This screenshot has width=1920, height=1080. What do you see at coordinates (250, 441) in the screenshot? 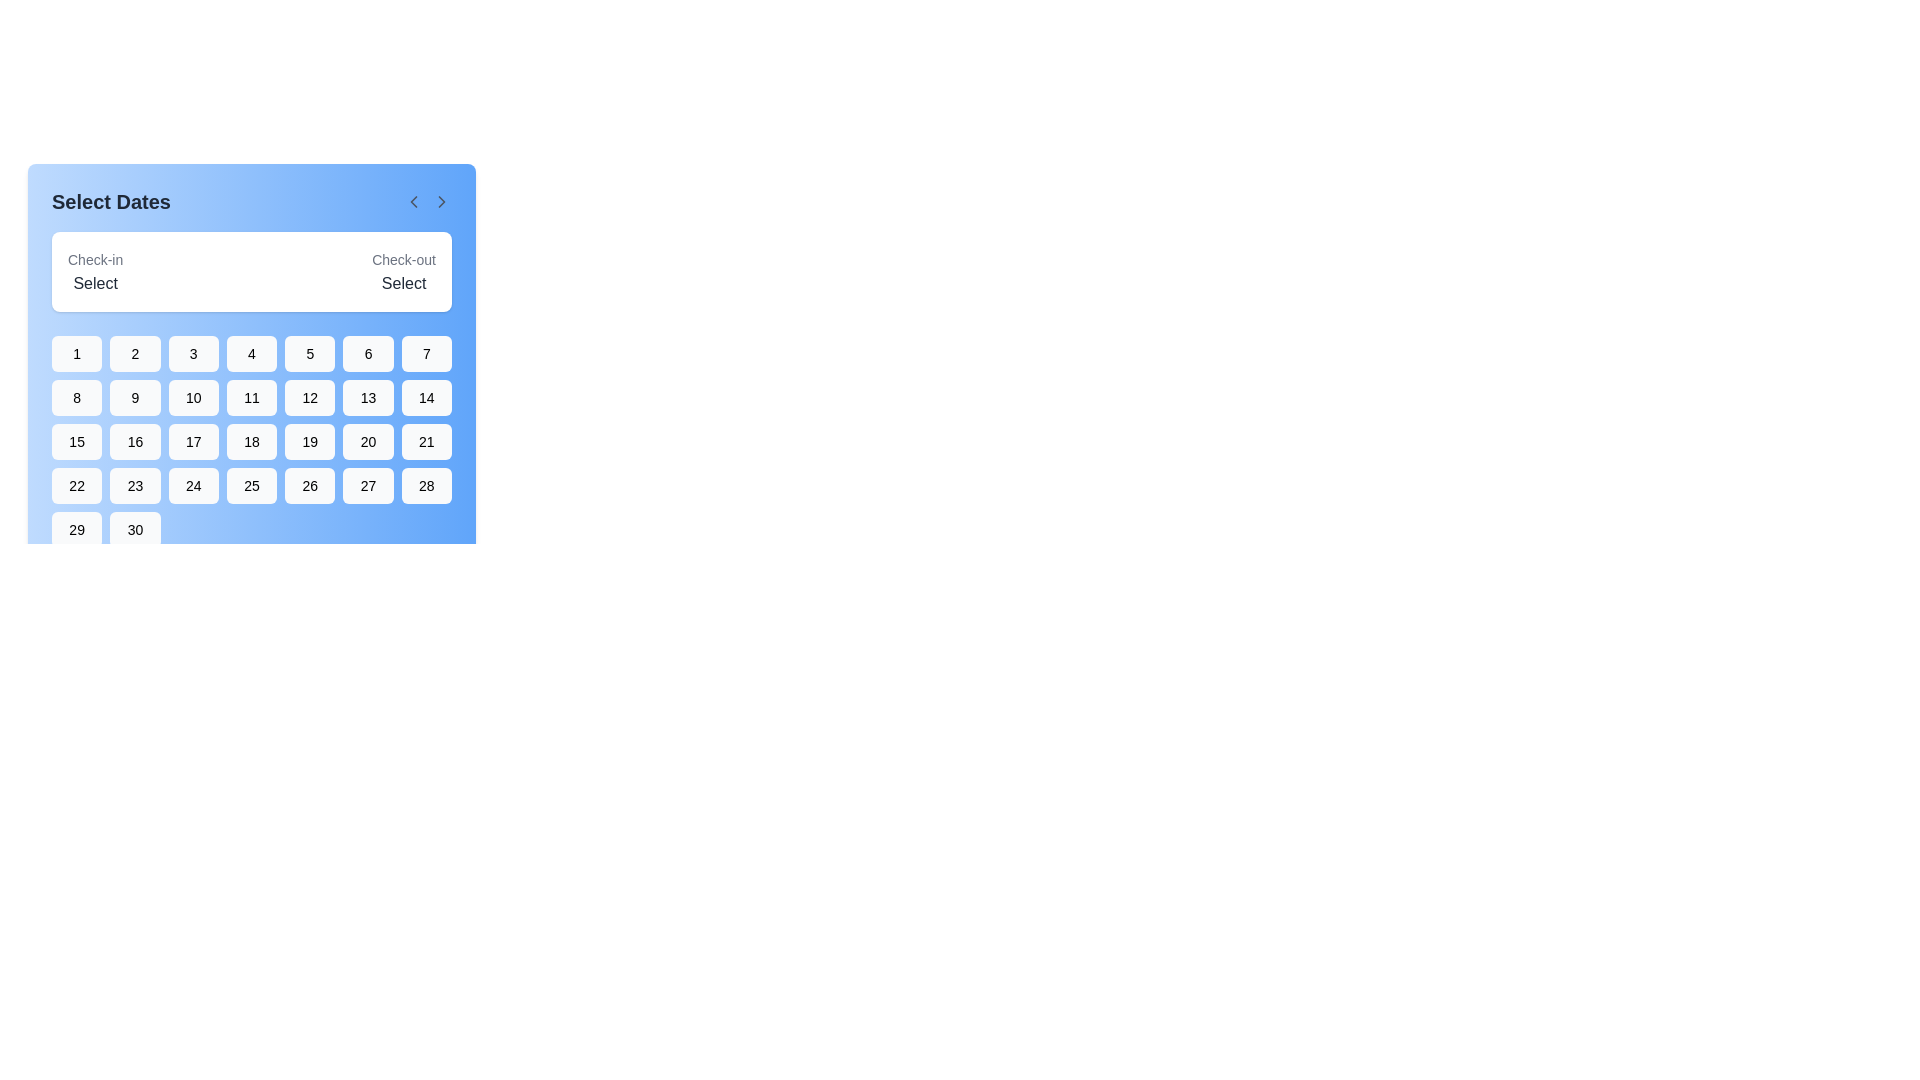
I see `the selectable date button located at the center of the third row and fourth column in the calendar interface` at bounding box center [250, 441].